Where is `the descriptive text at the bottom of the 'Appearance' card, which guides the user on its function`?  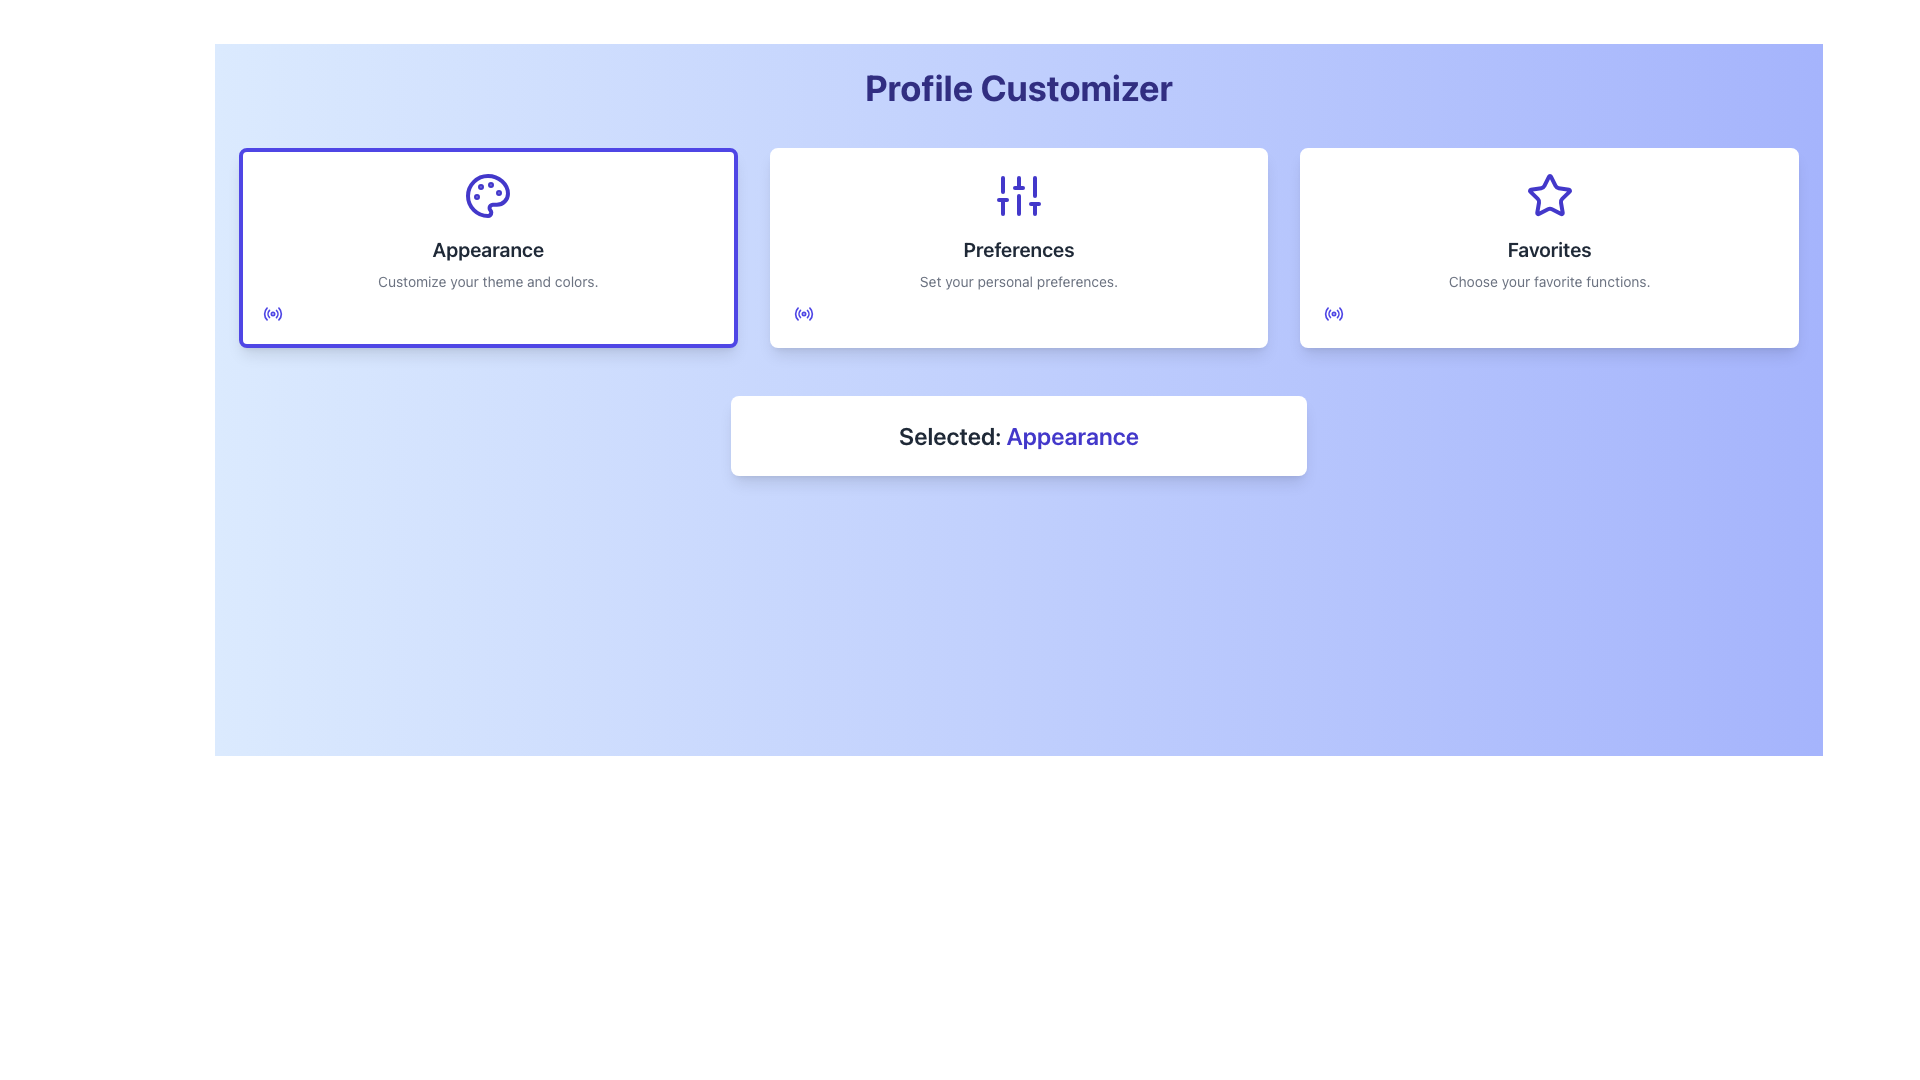 the descriptive text at the bottom of the 'Appearance' card, which guides the user on its function is located at coordinates (488, 281).